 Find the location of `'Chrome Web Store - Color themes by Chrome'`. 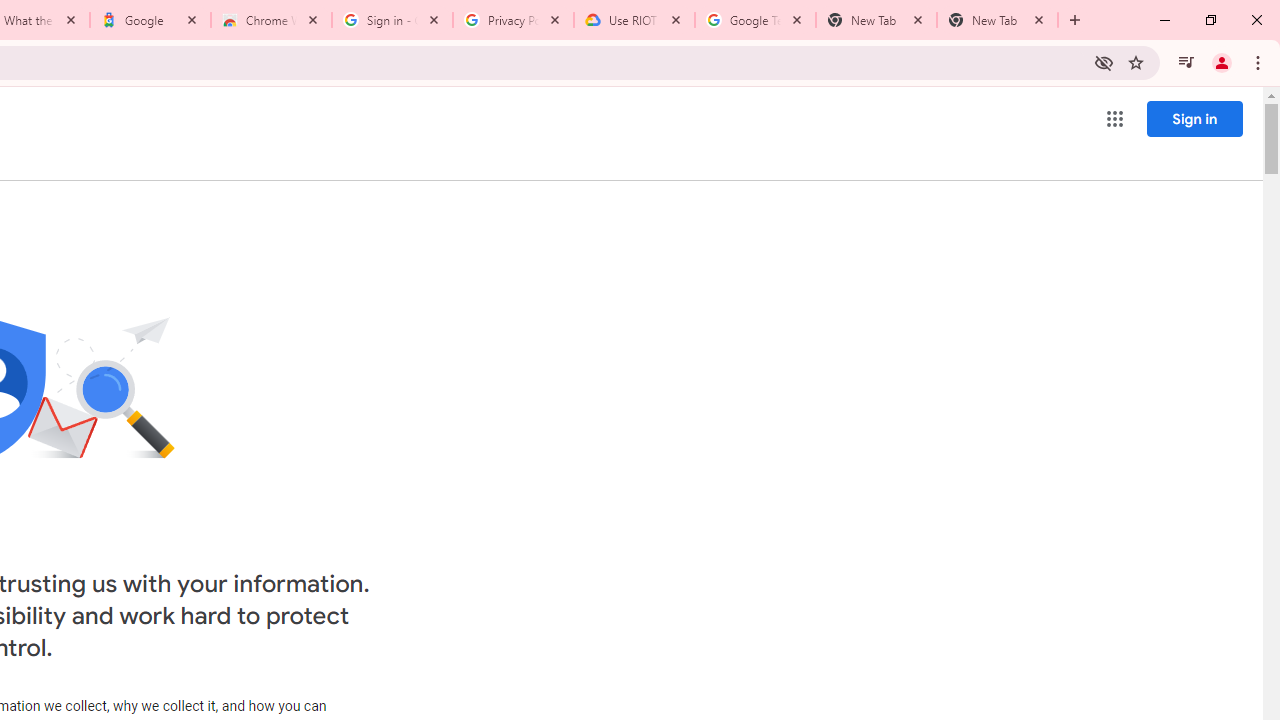

'Chrome Web Store - Color themes by Chrome' is located at coordinates (270, 20).